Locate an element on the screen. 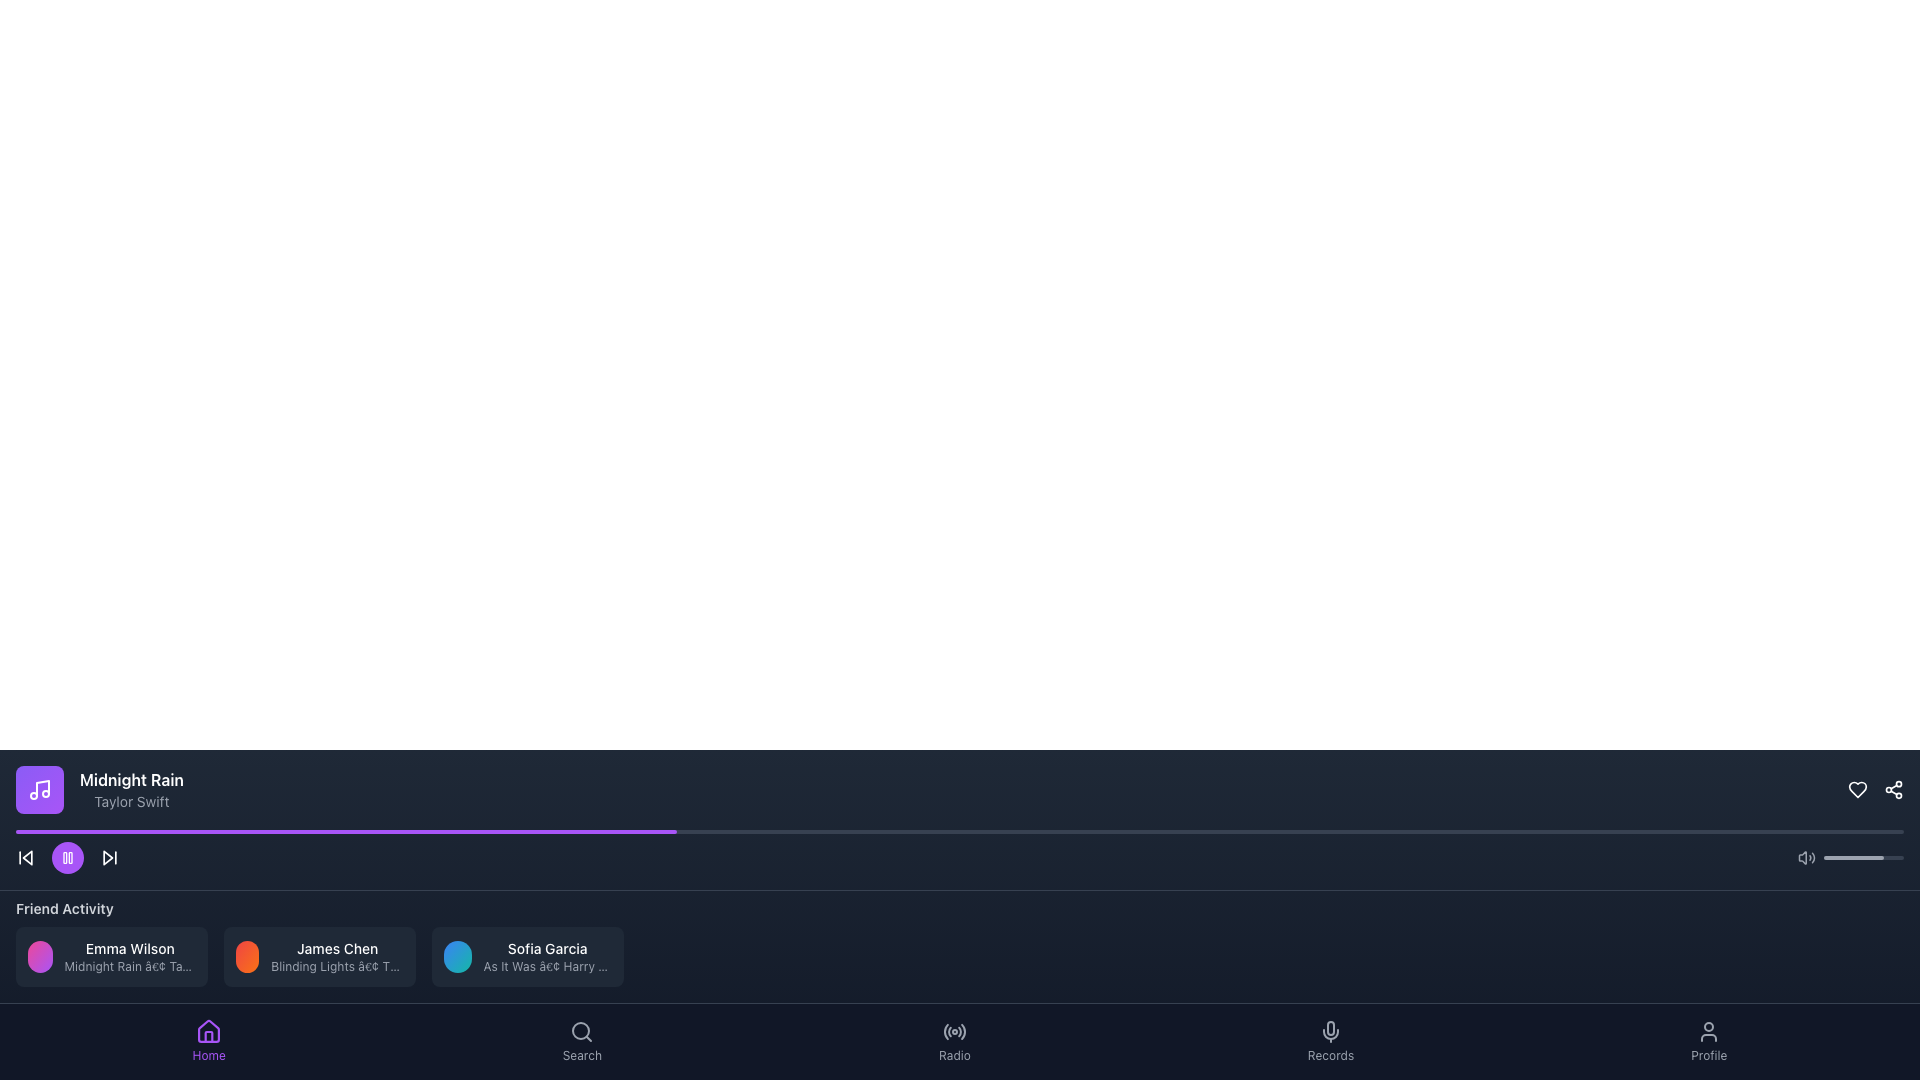 The image size is (1920, 1080). the heart icon located in the top-right corner of the navigation bar to favorite the content is located at coordinates (1856, 789).